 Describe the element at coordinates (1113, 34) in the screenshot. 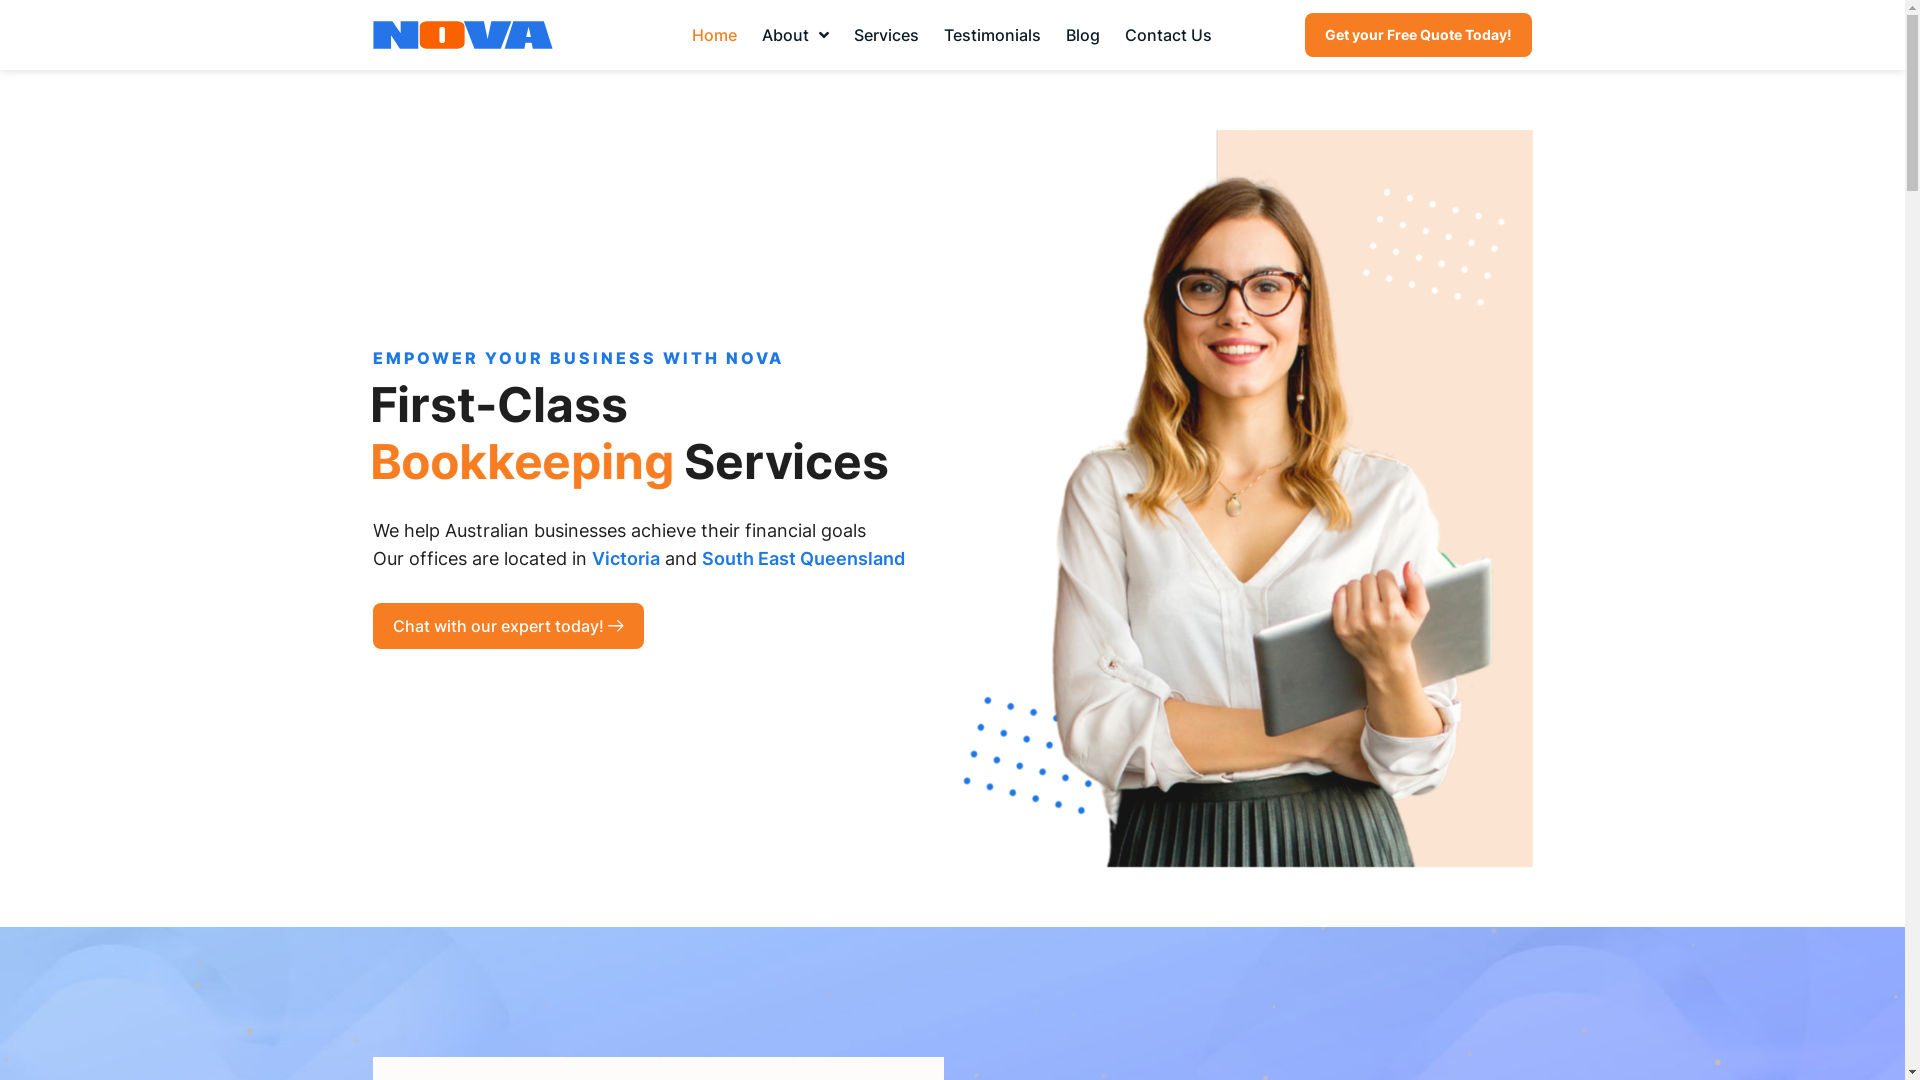

I see `'Contact Us'` at that location.